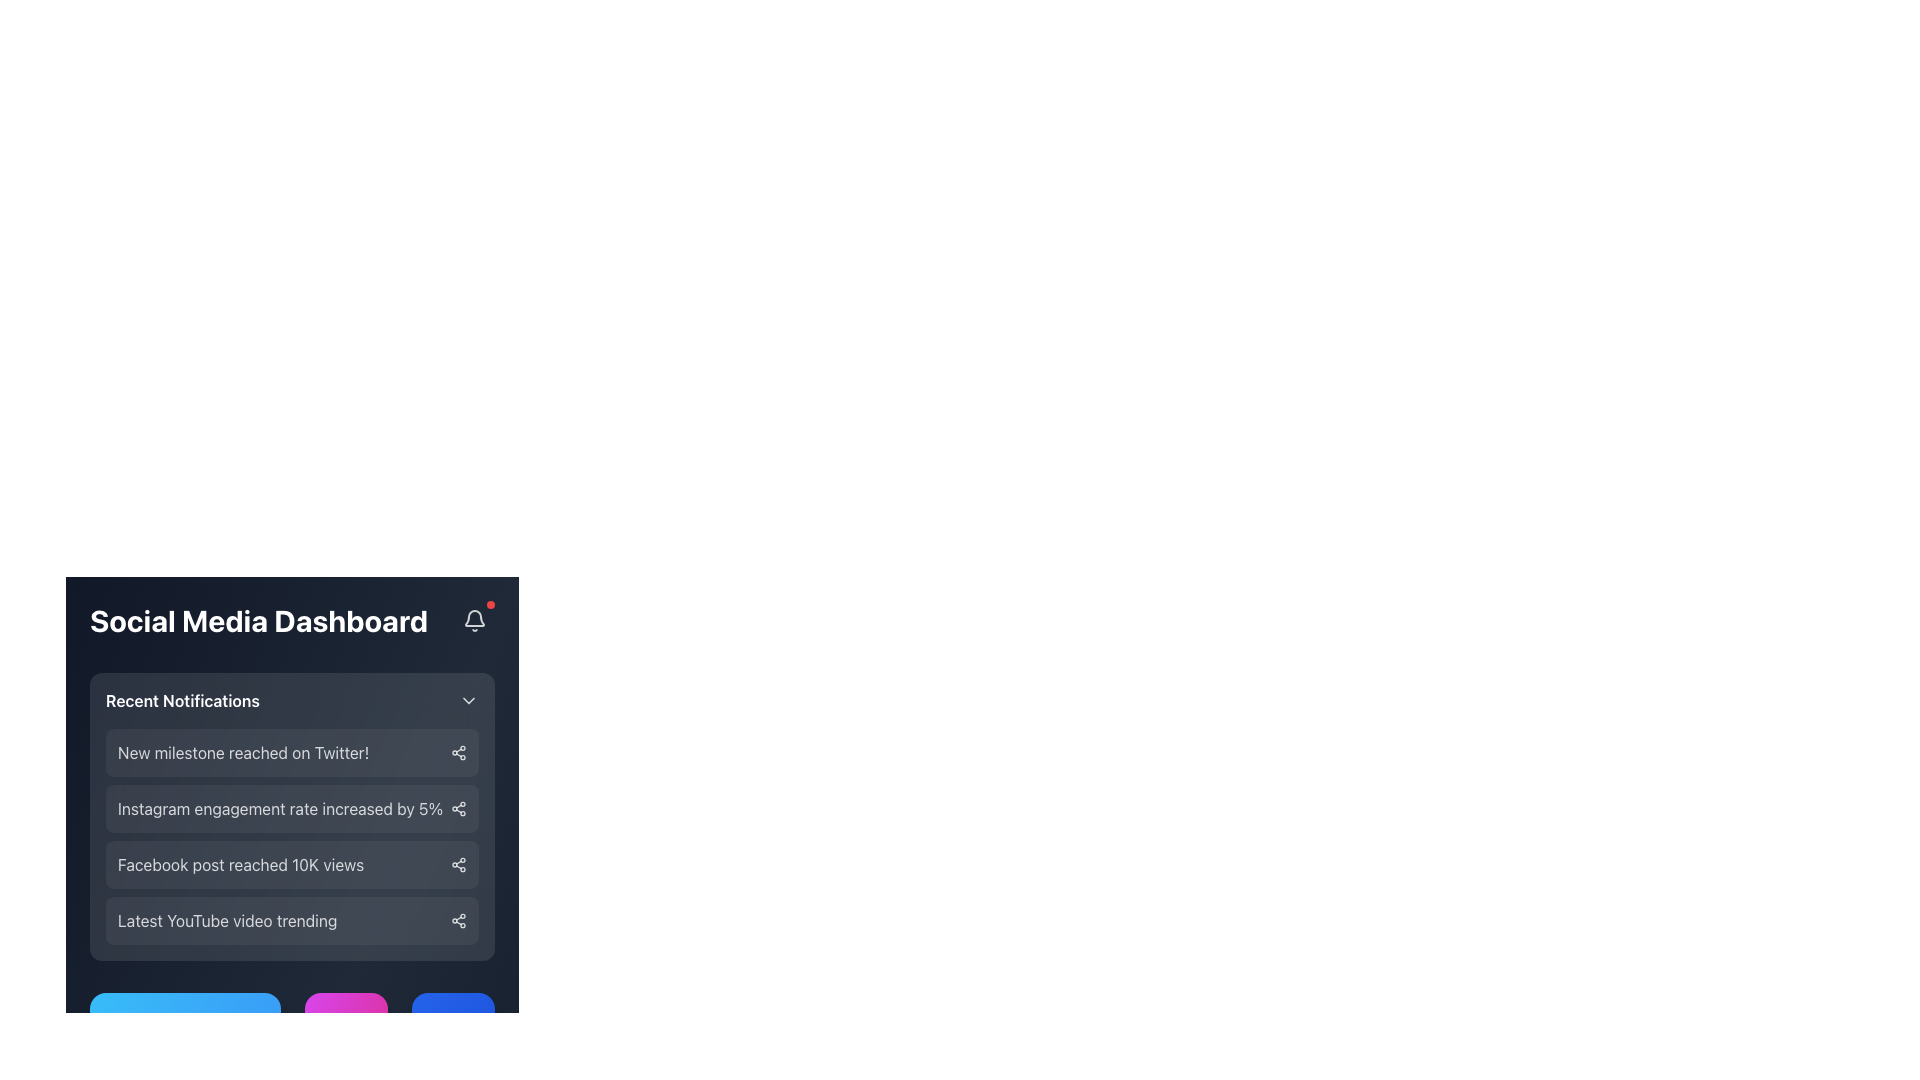 Image resolution: width=1920 pixels, height=1080 pixels. What do you see at coordinates (240, 863) in the screenshot?
I see `the static notification title that indicates a social media post has reached 10,000 views, which is the third notification in the vertical list under the 'Recent Notifications' section` at bounding box center [240, 863].